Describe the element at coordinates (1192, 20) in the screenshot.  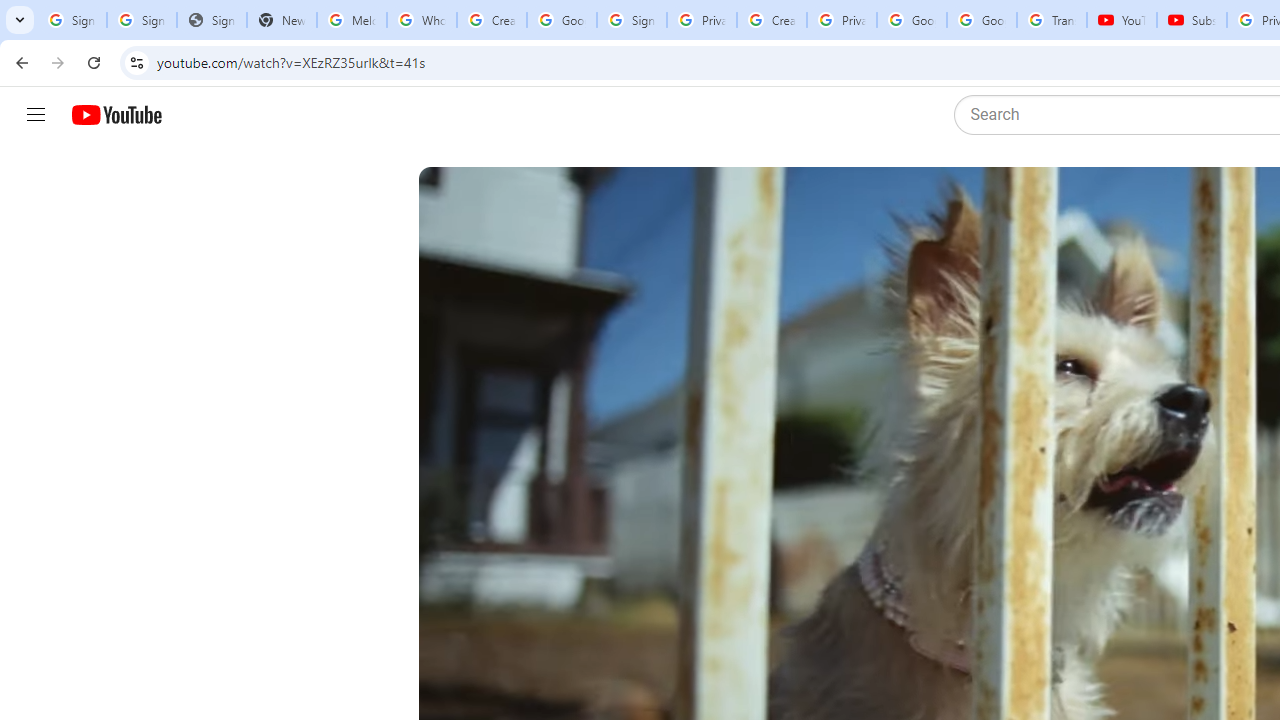
I see `'Subscriptions - YouTube'` at that location.